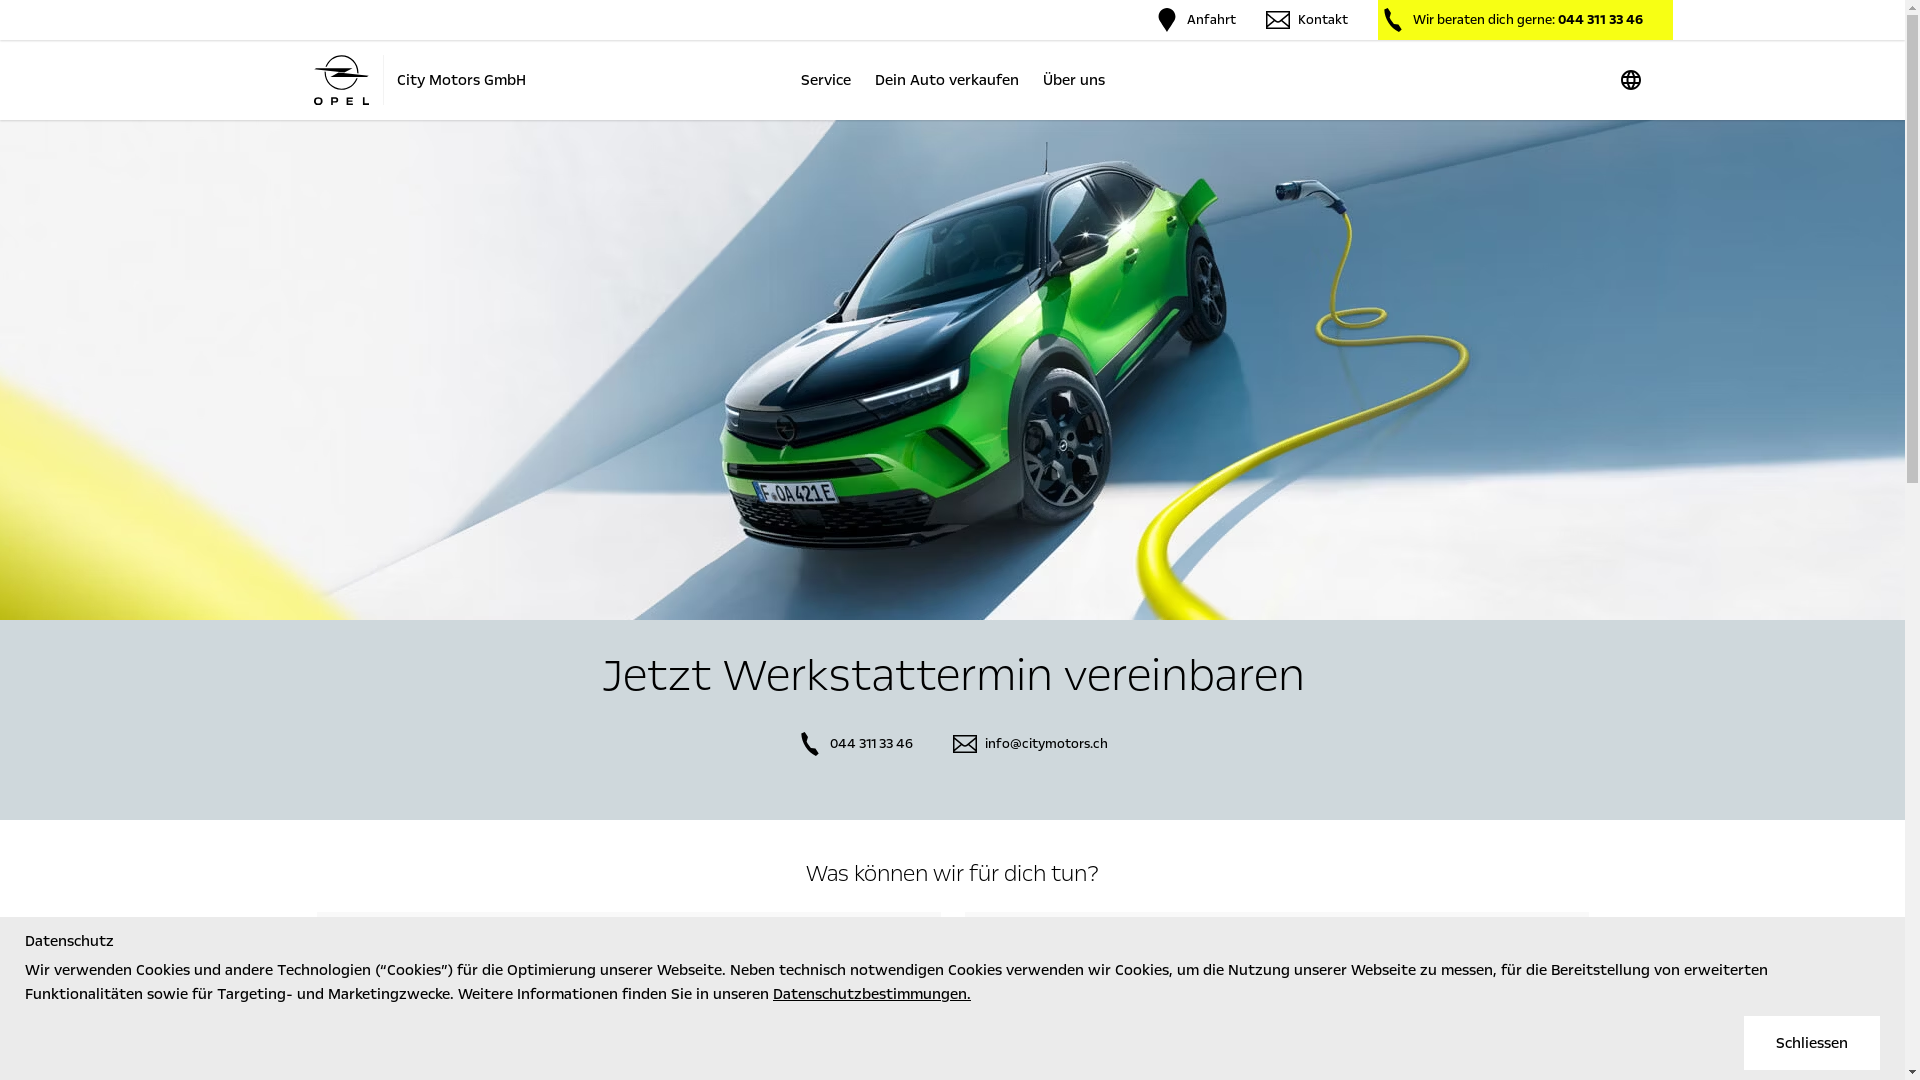  Describe the element at coordinates (872, 994) in the screenshot. I see `'Datenschutzbestimmungen.'` at that location.